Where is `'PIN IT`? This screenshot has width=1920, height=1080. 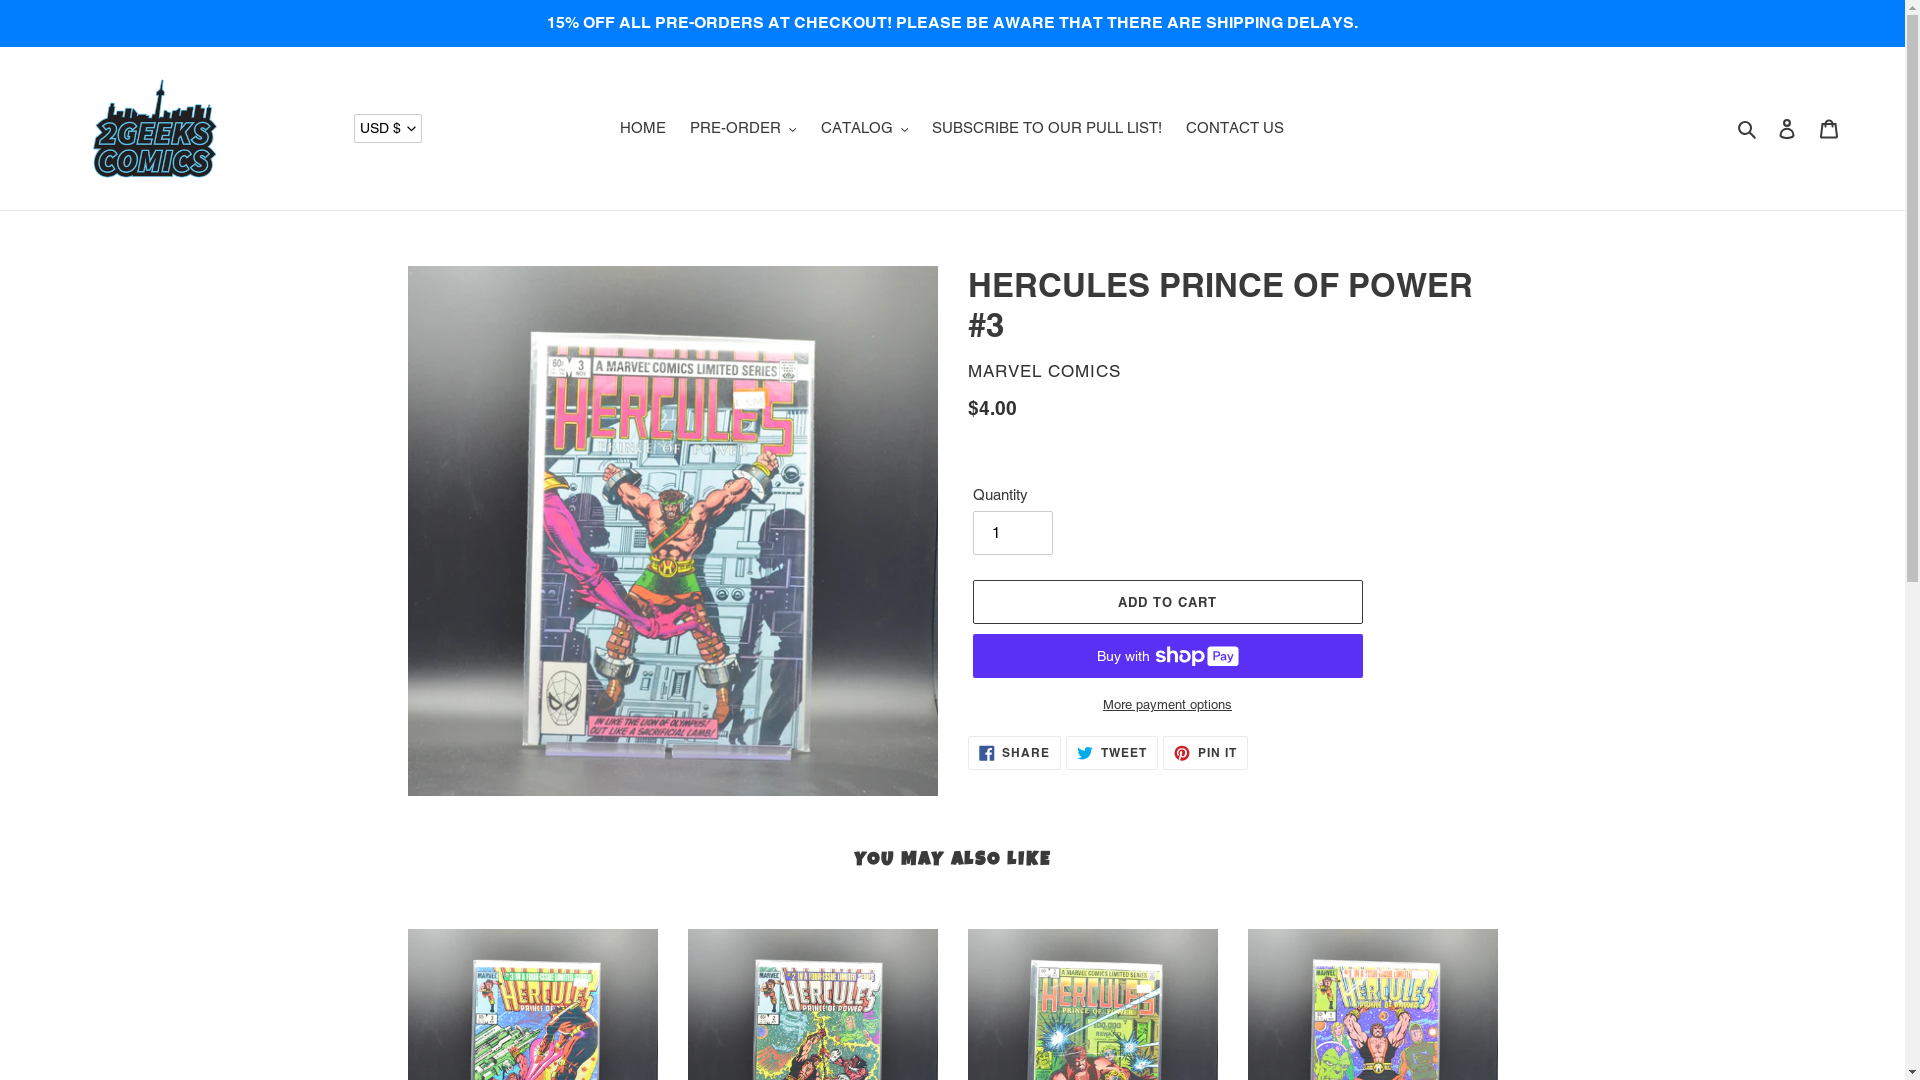
'PIN IT is located at coordinates (1162, 752).